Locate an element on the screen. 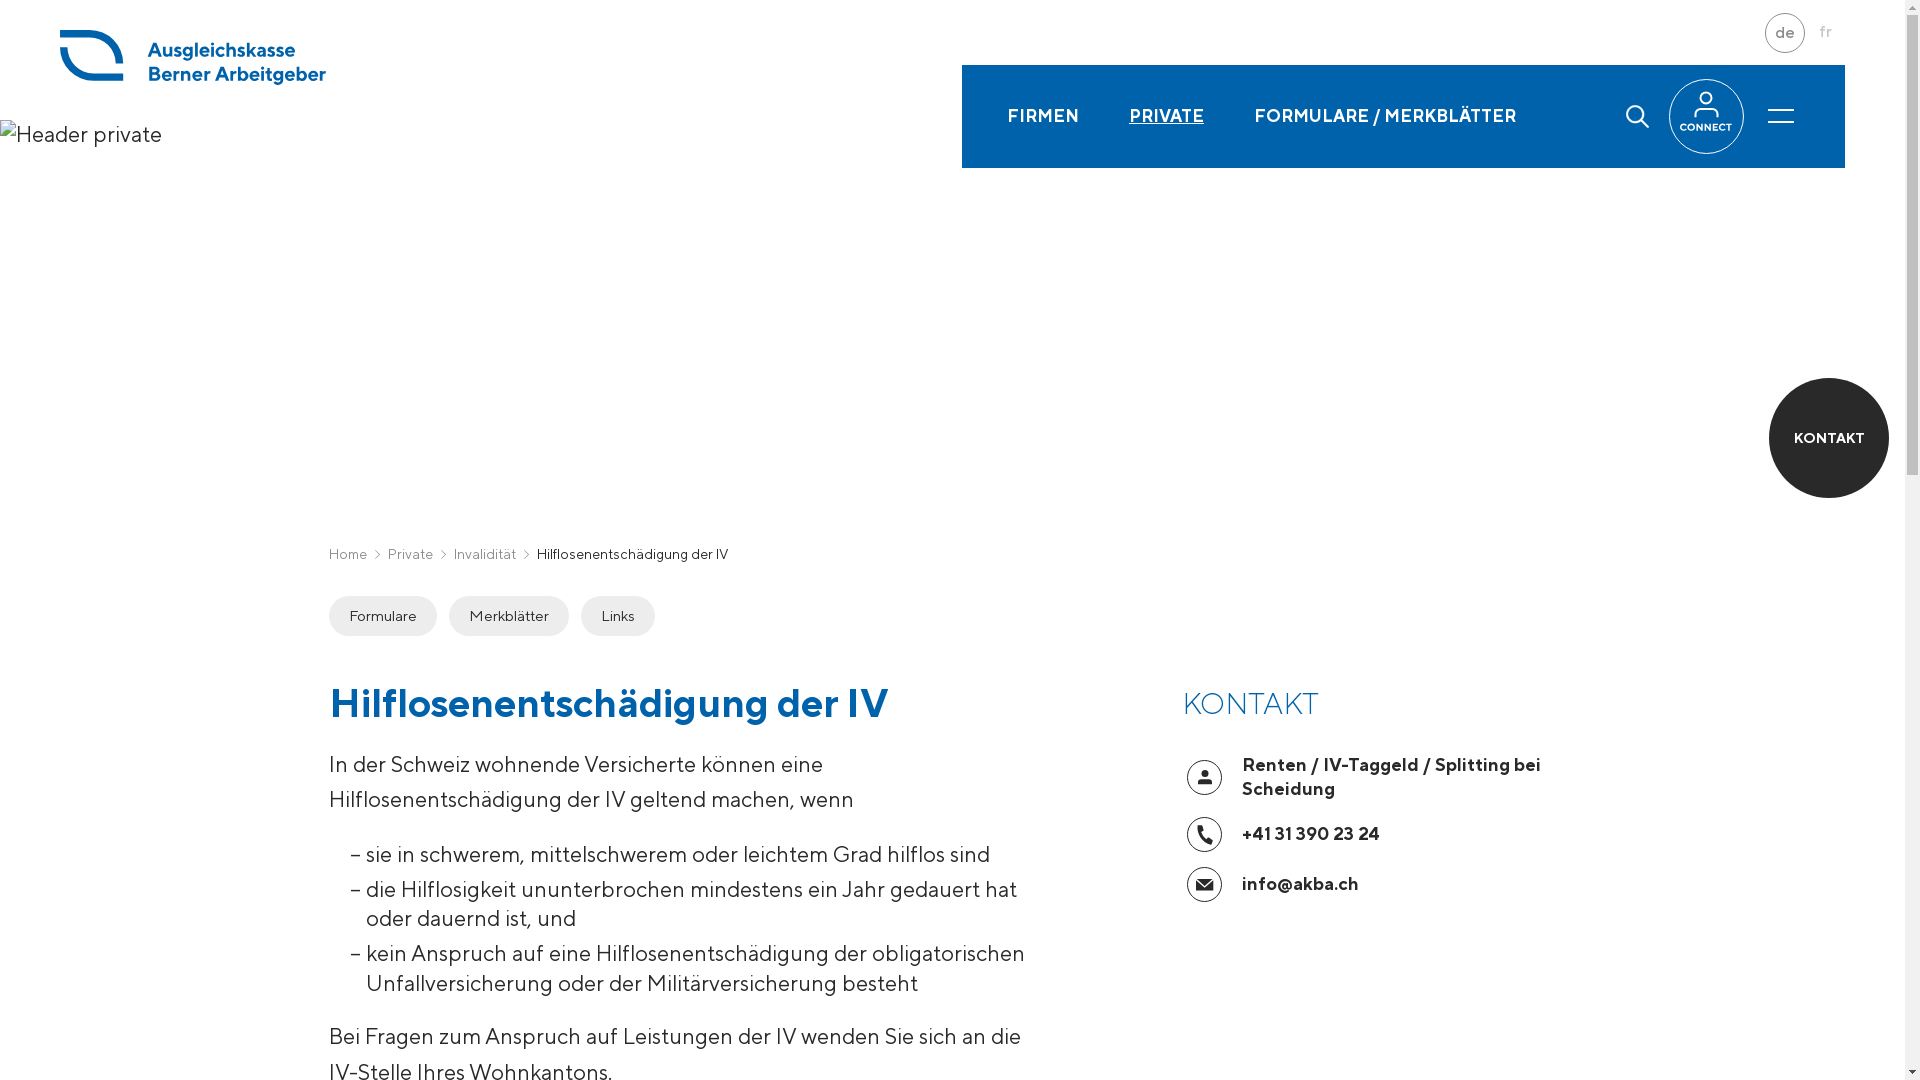 The height and width of the screenshot is (1080, 1920). 'Links' is located at coordinates (616, 615).